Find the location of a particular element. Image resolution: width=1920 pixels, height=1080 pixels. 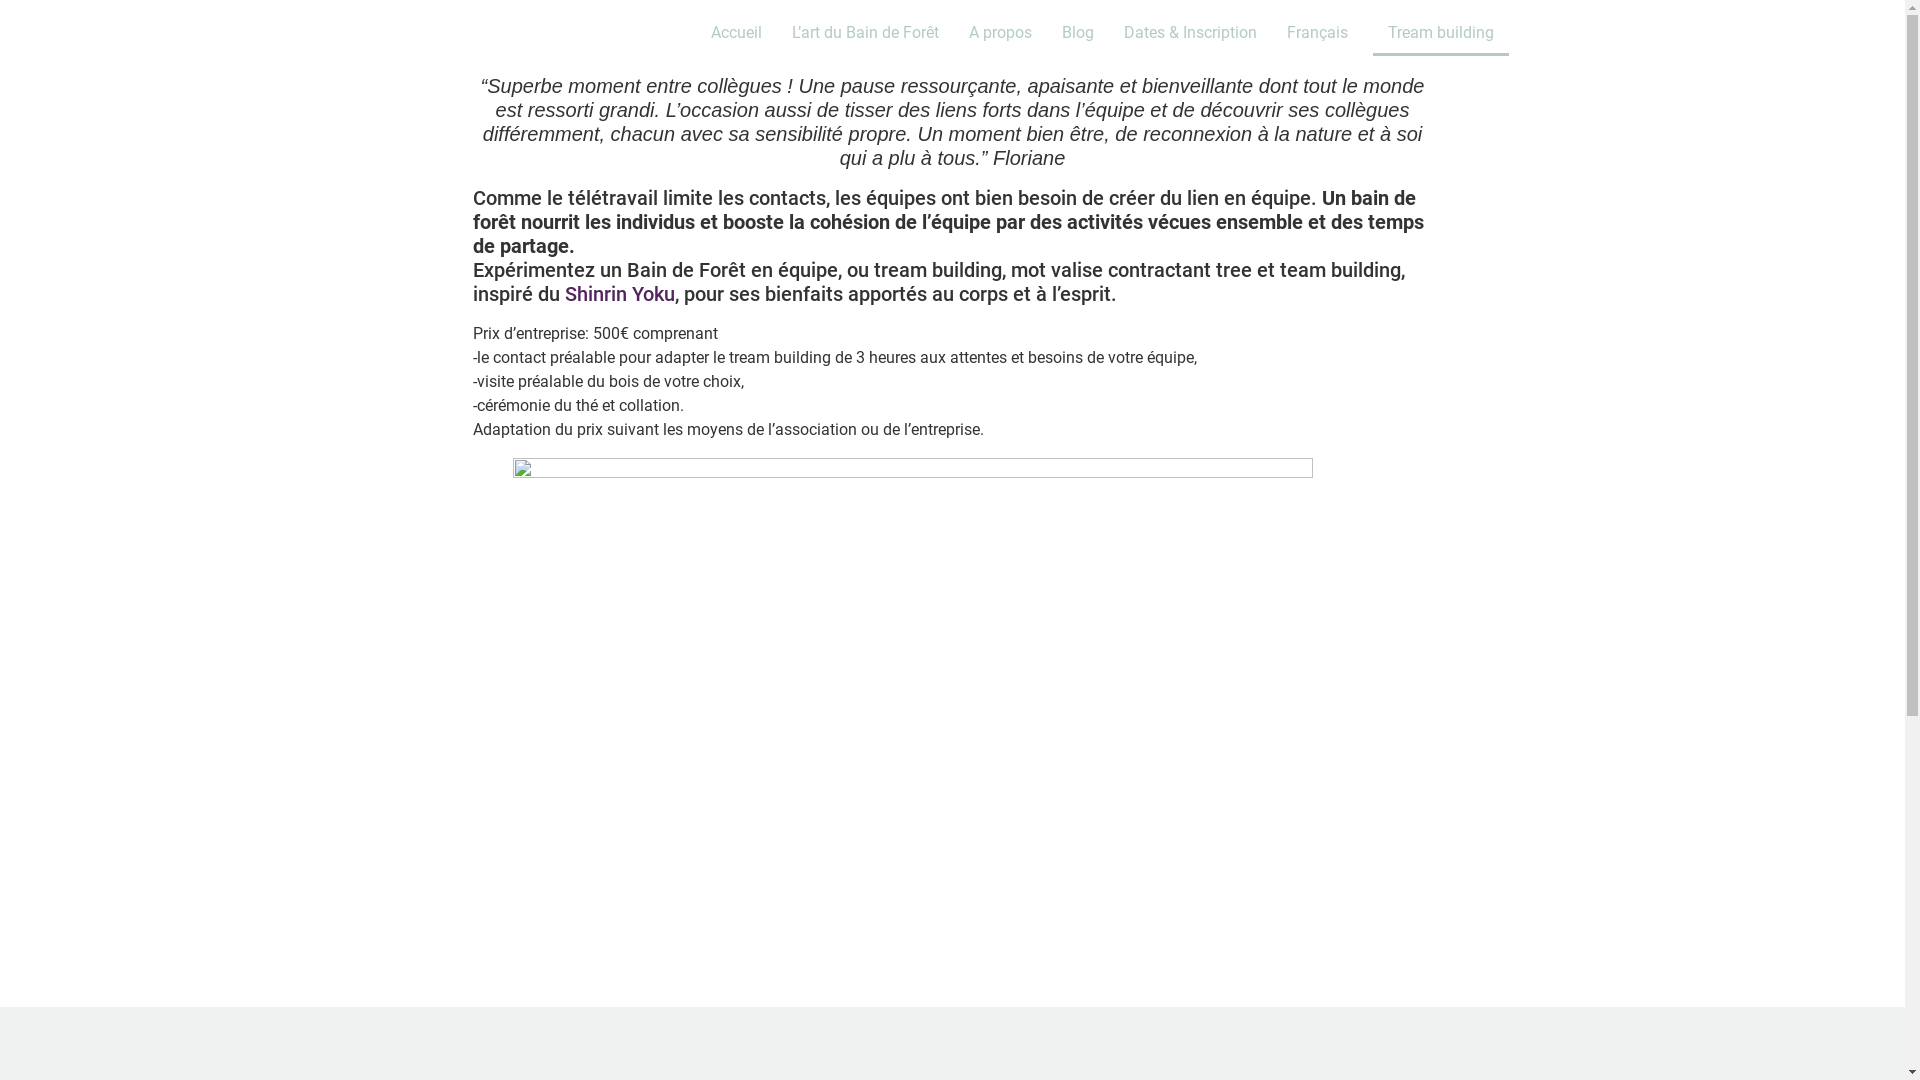

'A propos' is located at coordinates (953, 33).